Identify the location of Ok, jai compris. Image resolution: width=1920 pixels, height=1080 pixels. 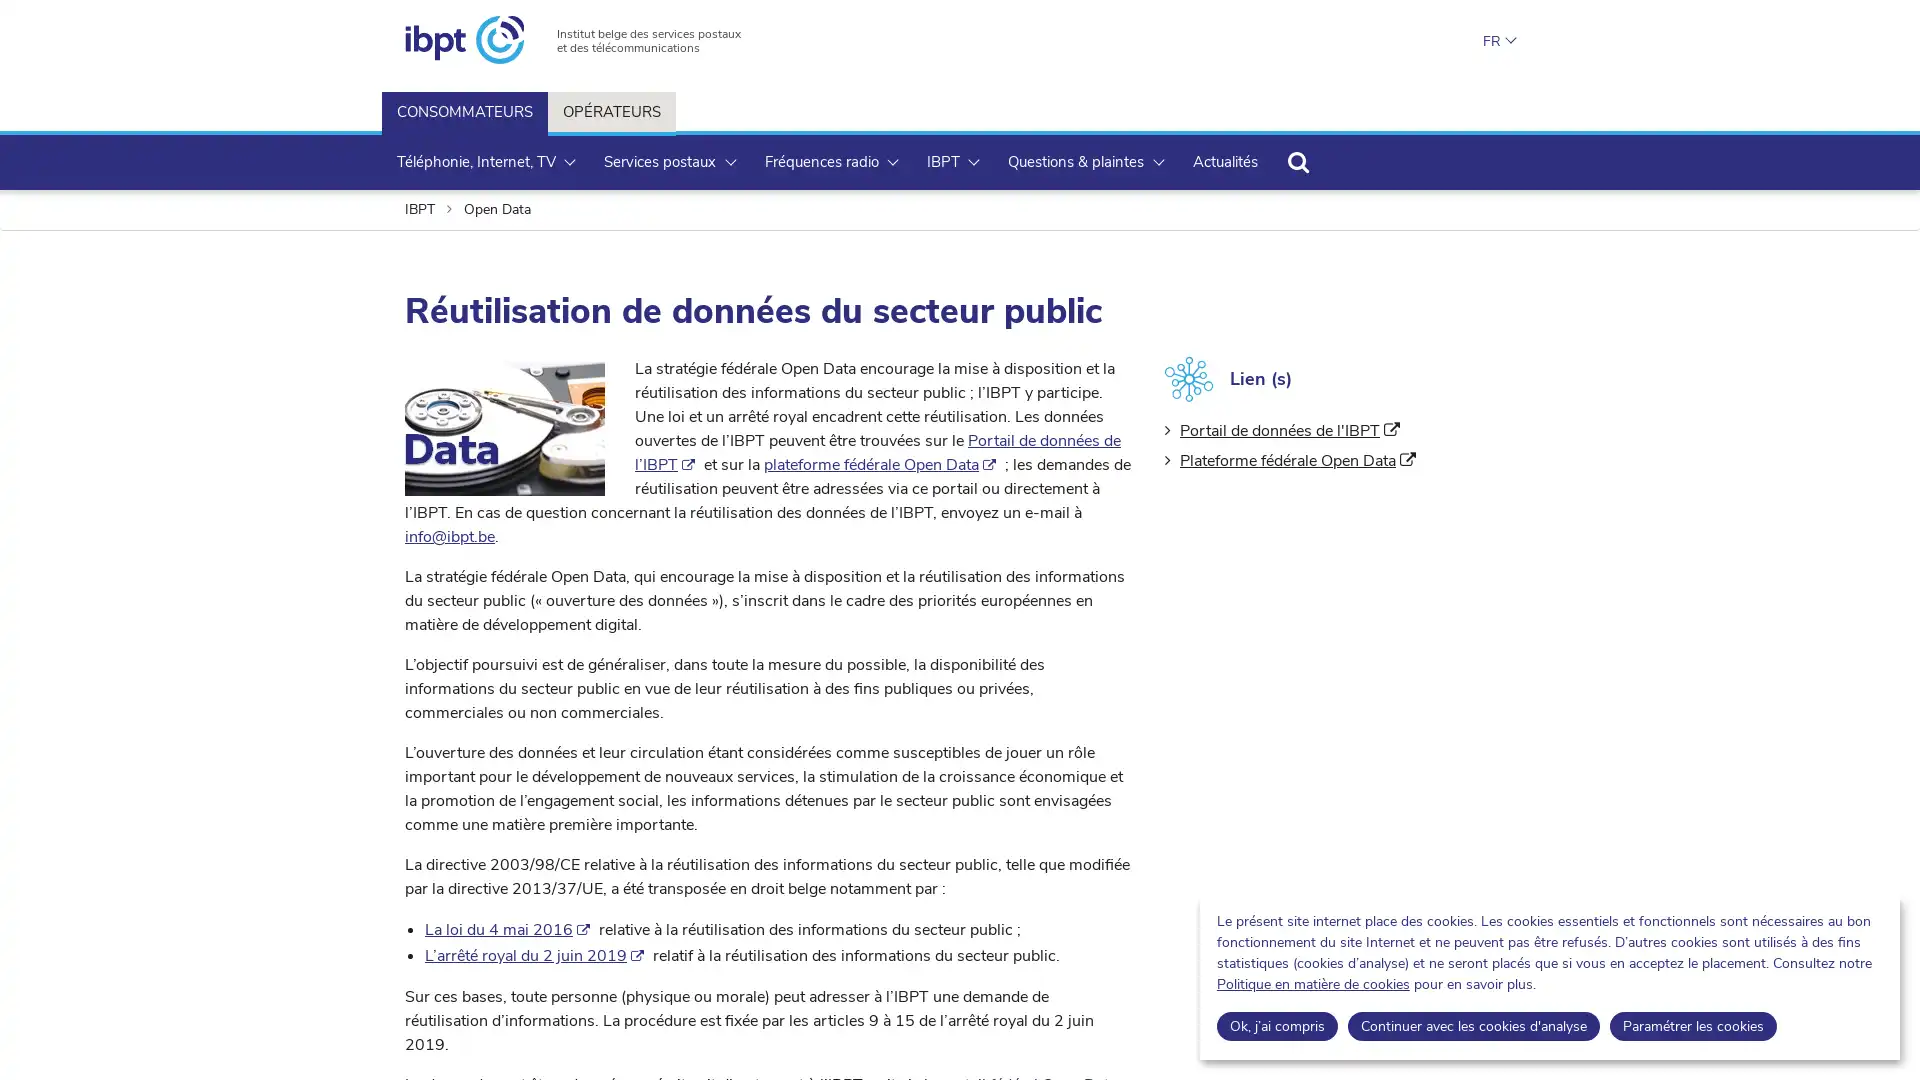
(1275, 1026).